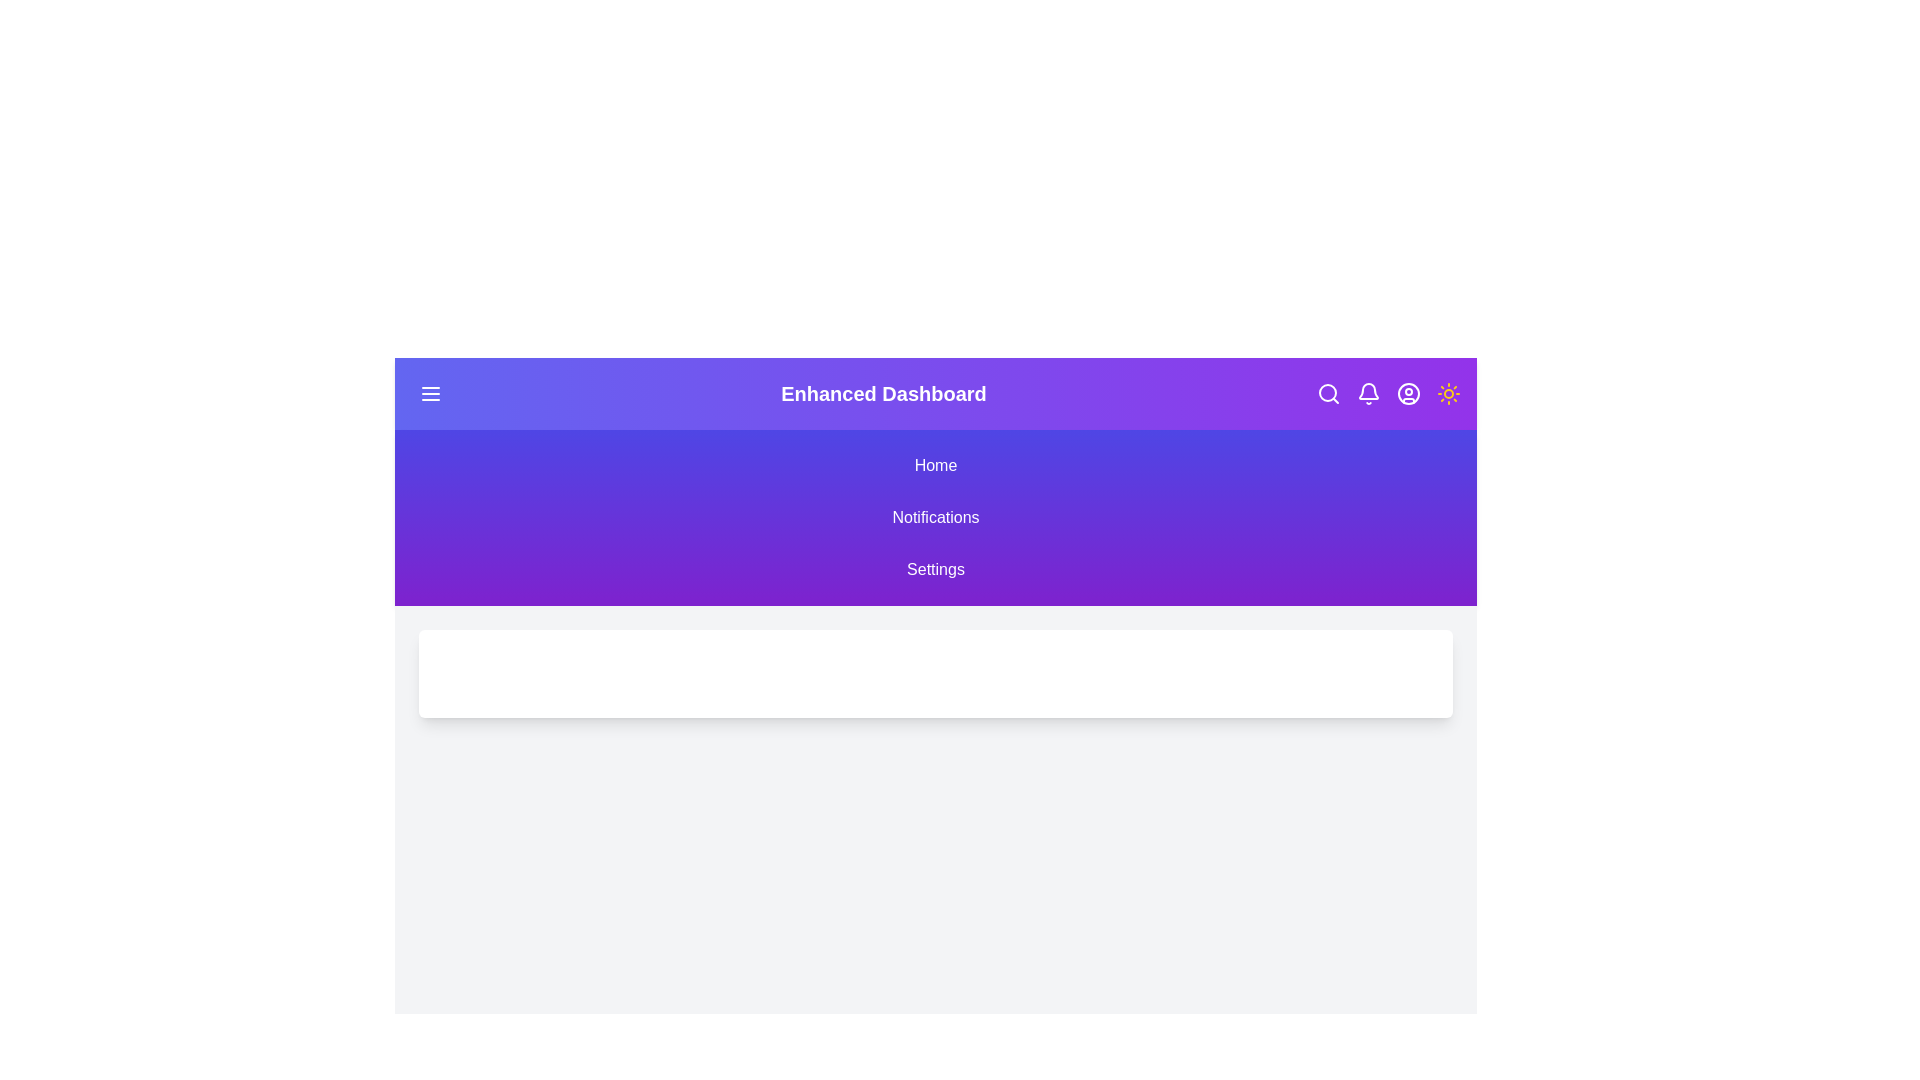 The height and width of the screenshot is (1080, 1920). What do you see at coordinates (430, 393) in the screenshot?
I see `the menu button to toggle the menu visibility` at bounding box center [430, 393].